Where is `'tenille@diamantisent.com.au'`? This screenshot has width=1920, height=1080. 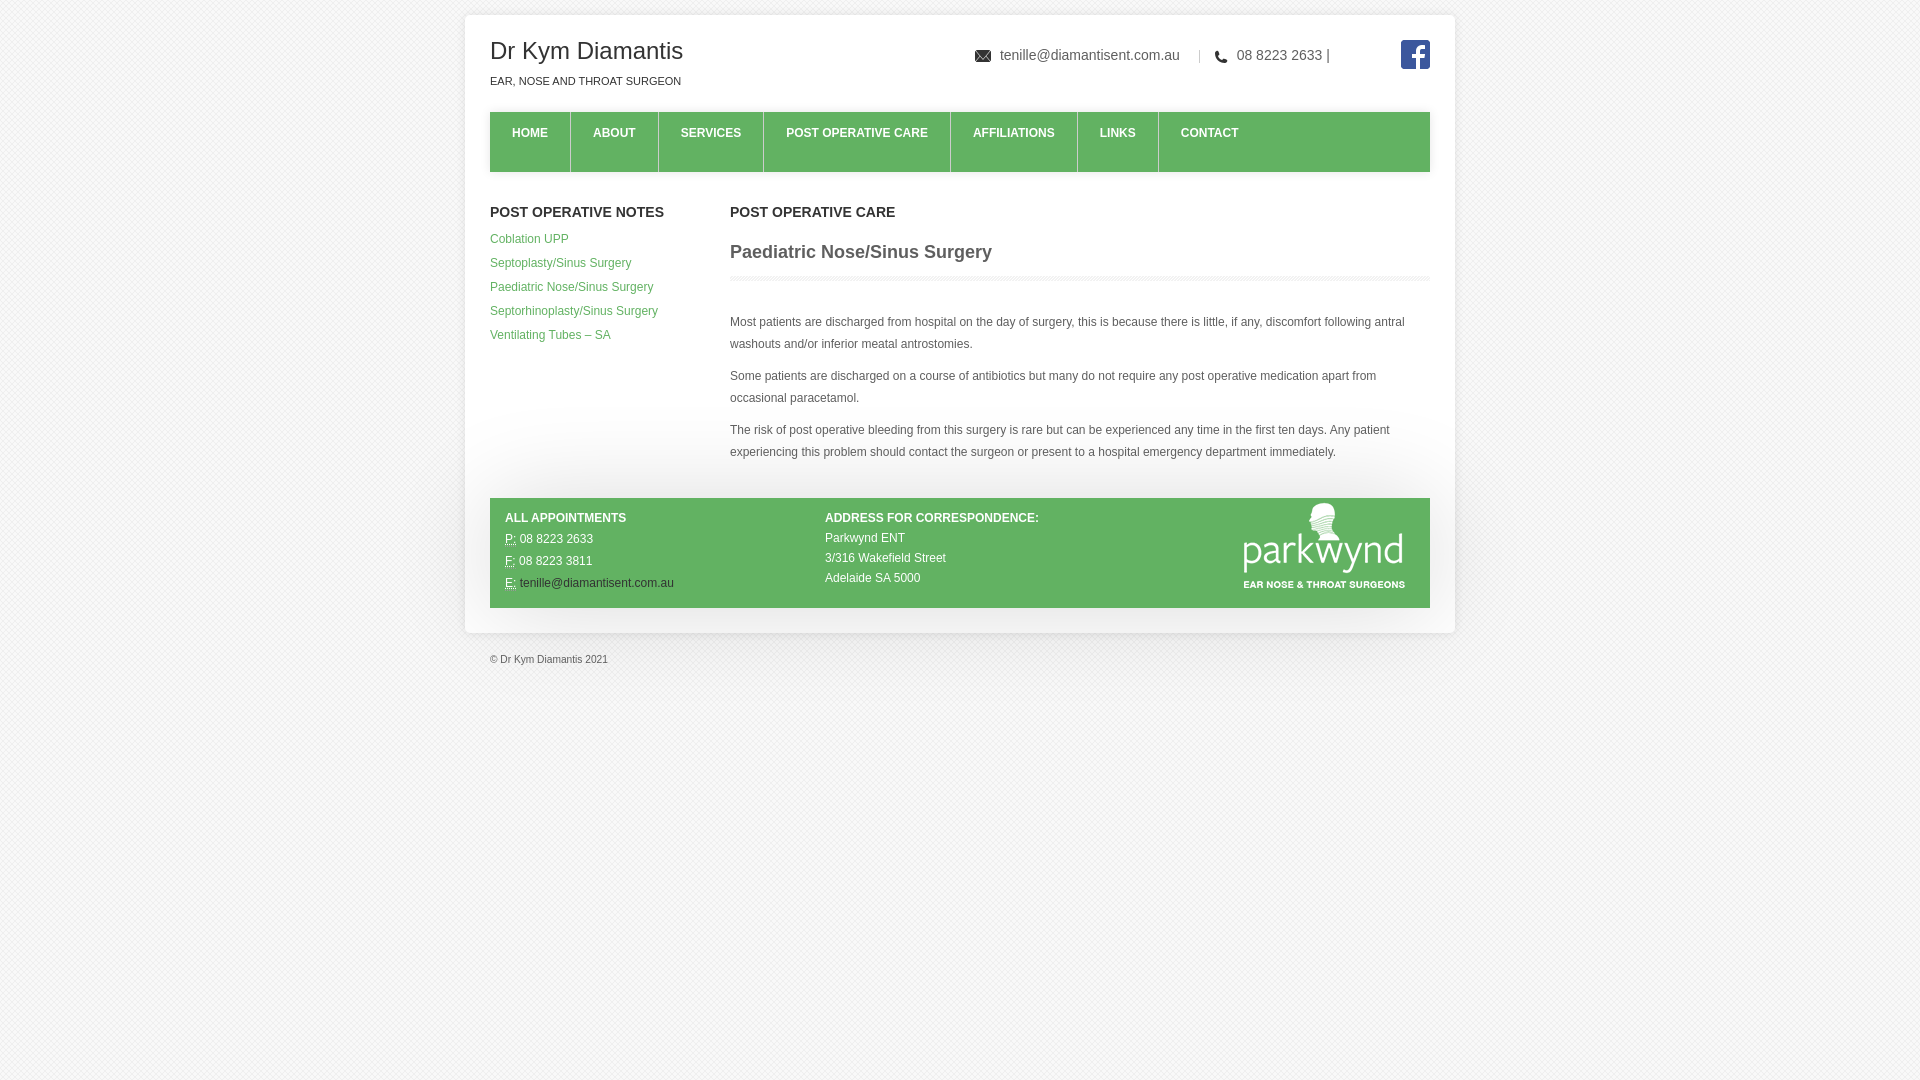 'tenille@diamantisent.com.au' is located at coordinates (595, 582).